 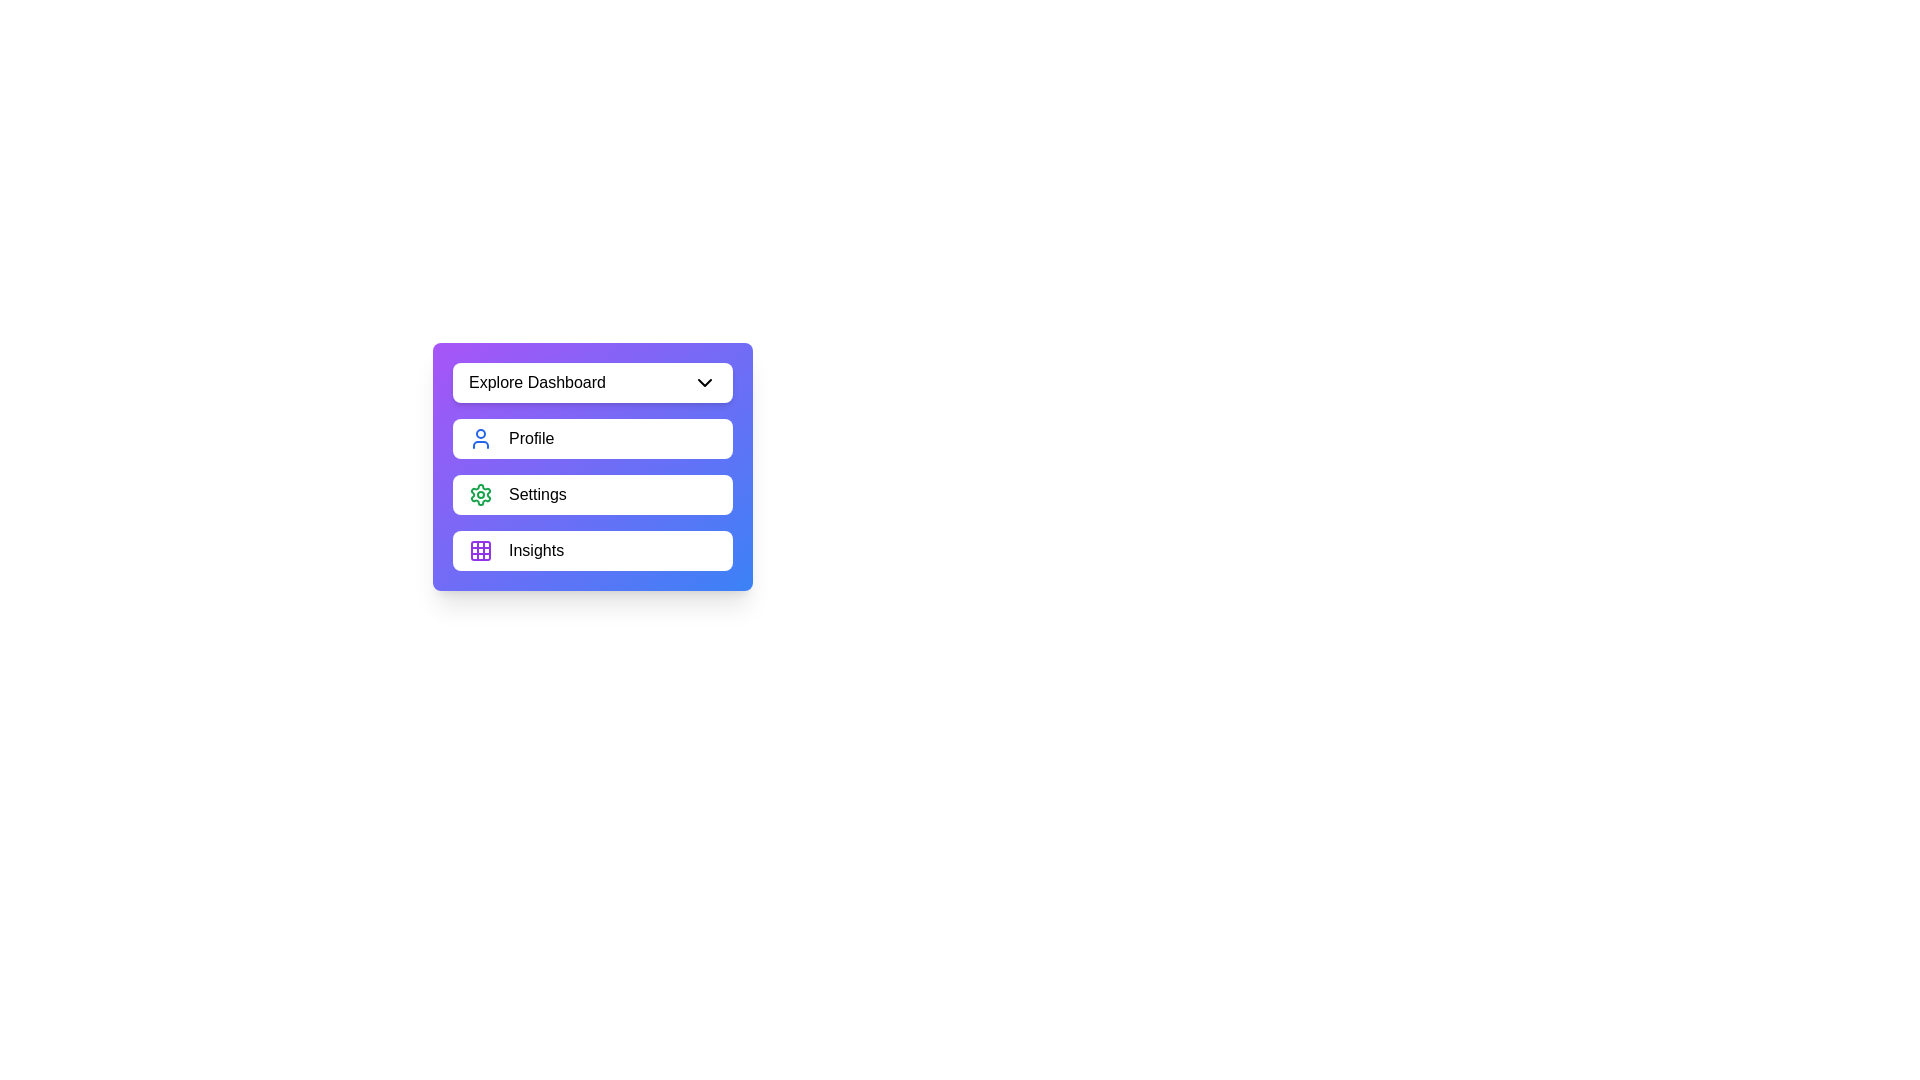 What do you see at coordinates (592, 494) in the screenshot?
I see `the menu item Settings` at bounding box center [592, 494].